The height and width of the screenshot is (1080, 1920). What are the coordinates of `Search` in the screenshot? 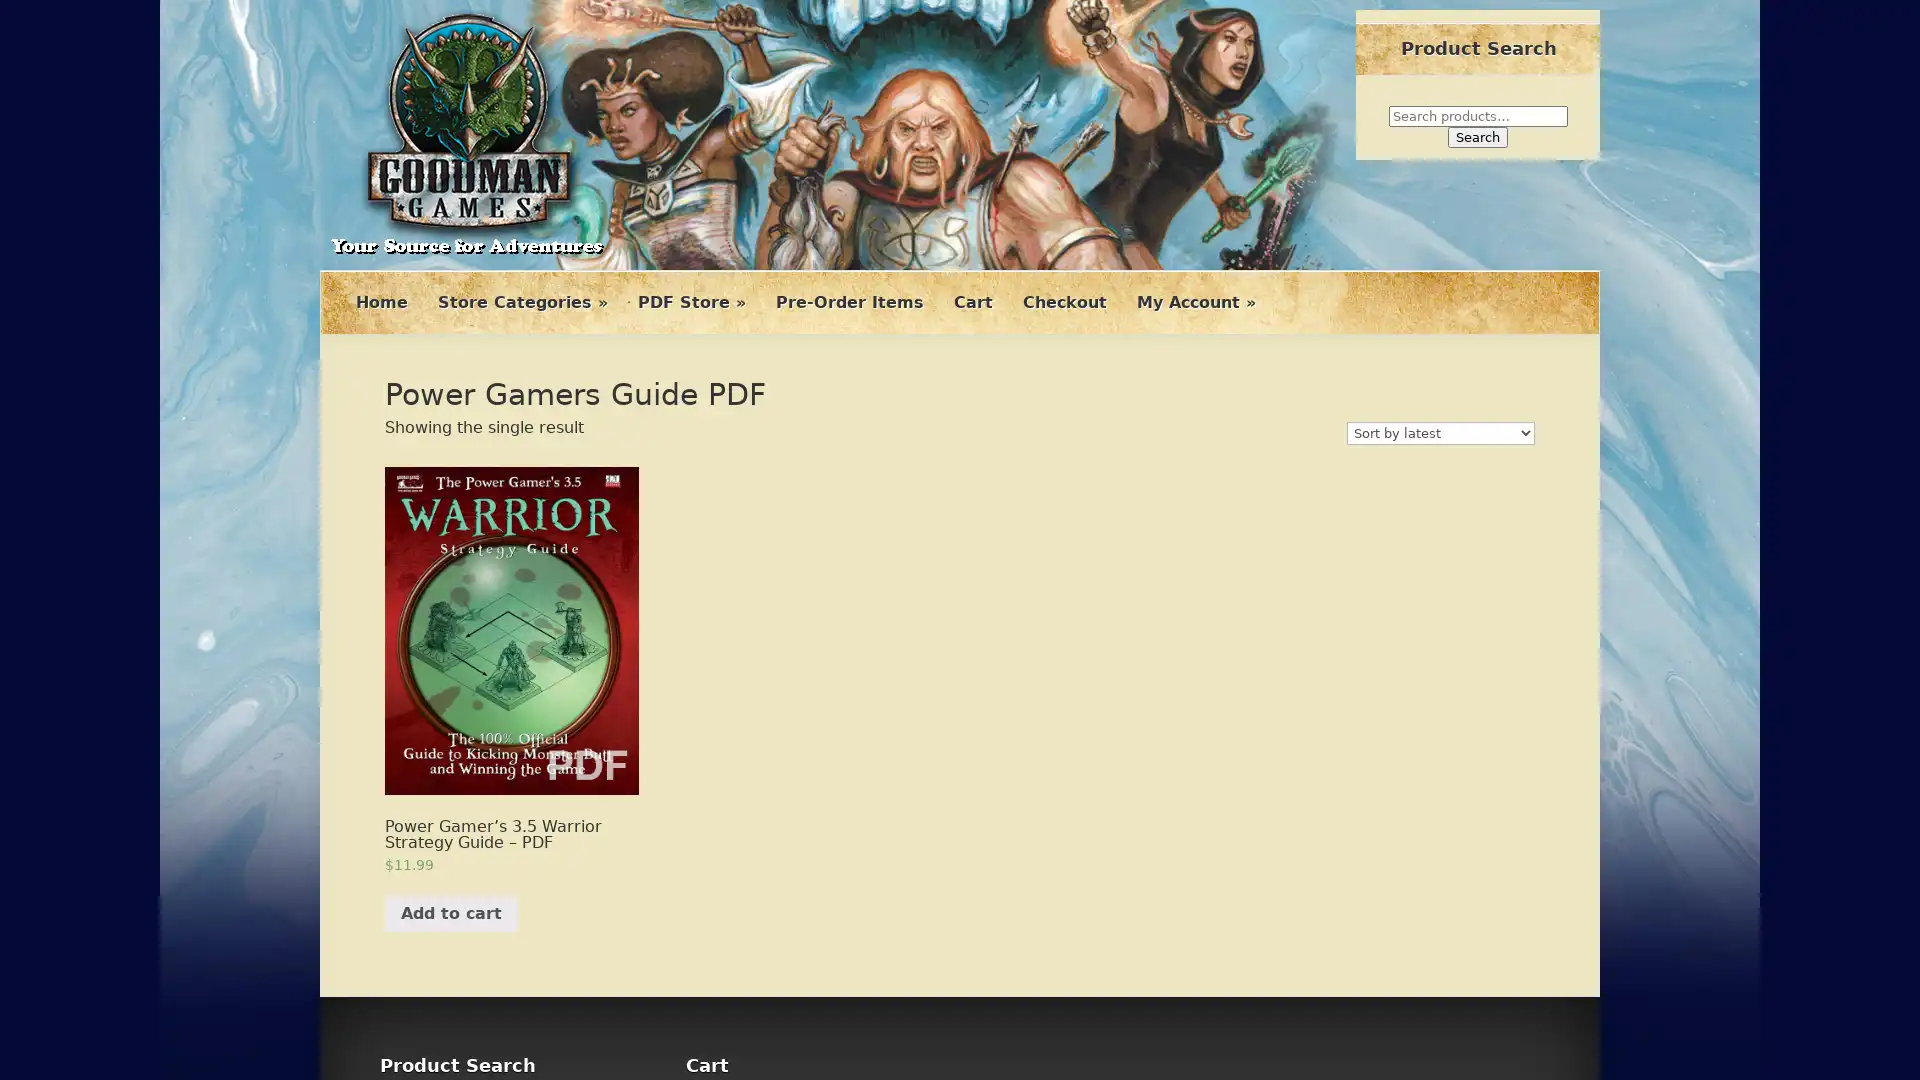 It's located at (1478, 136).